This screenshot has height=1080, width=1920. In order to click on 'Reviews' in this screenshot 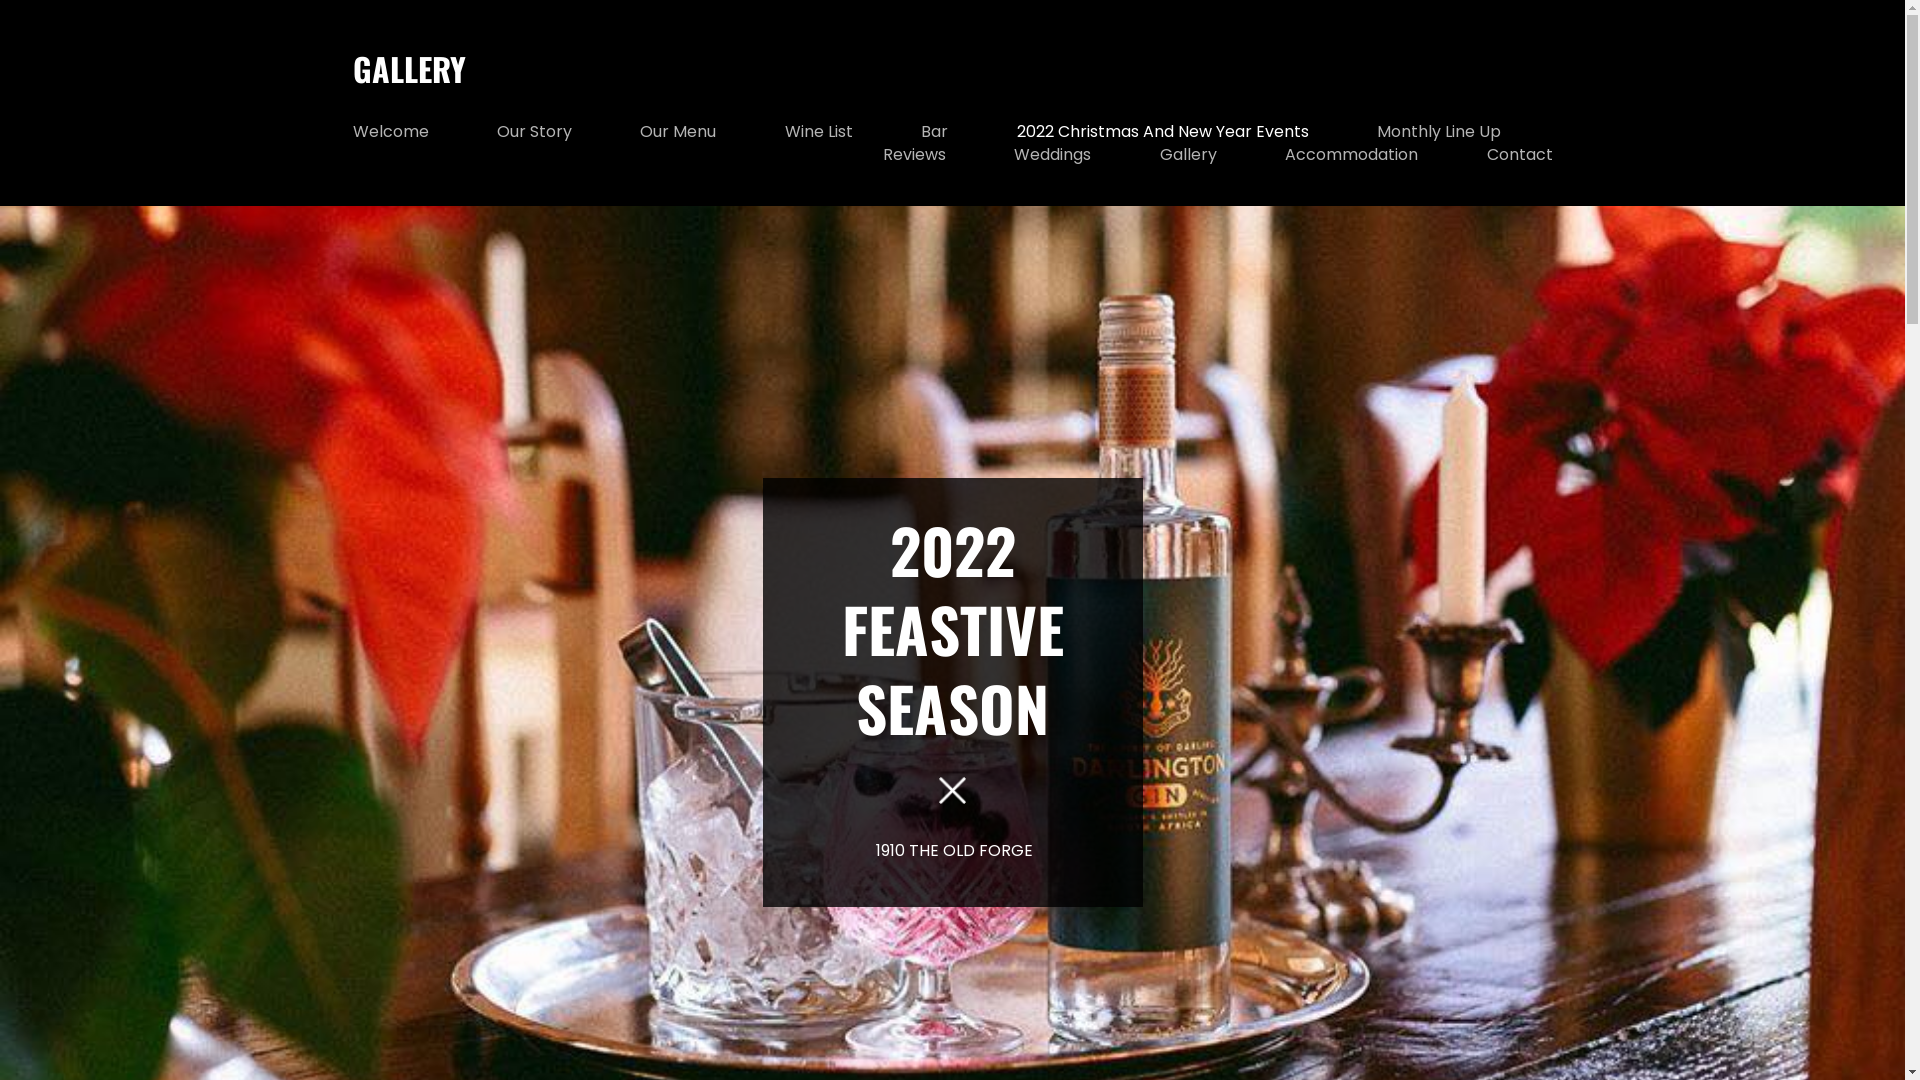, I will do `click(913, 153)`.